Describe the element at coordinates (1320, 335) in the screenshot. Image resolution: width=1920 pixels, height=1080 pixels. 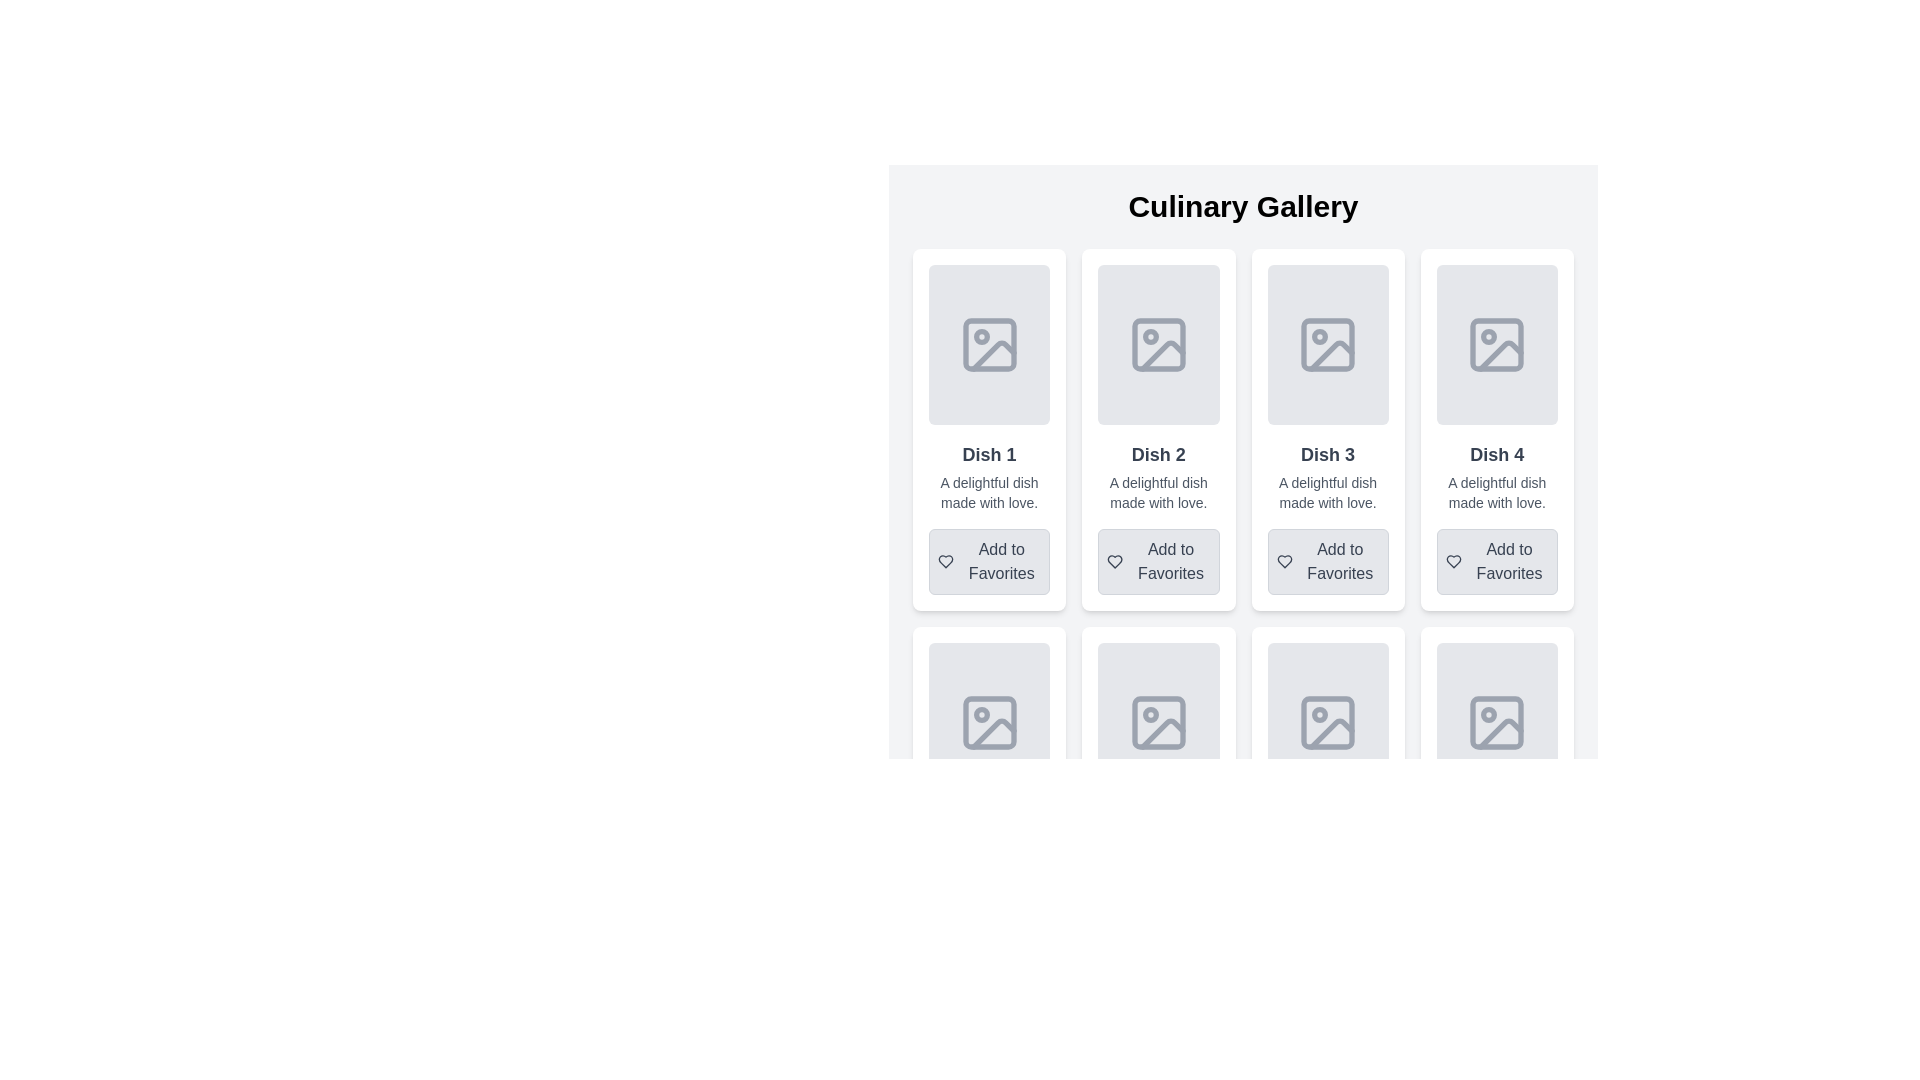
I see `the Indicator located within the third image placeholder icon in the 'Culinary Gallery' section, which serves as a visual alert regarding the image it overlays` at that location.